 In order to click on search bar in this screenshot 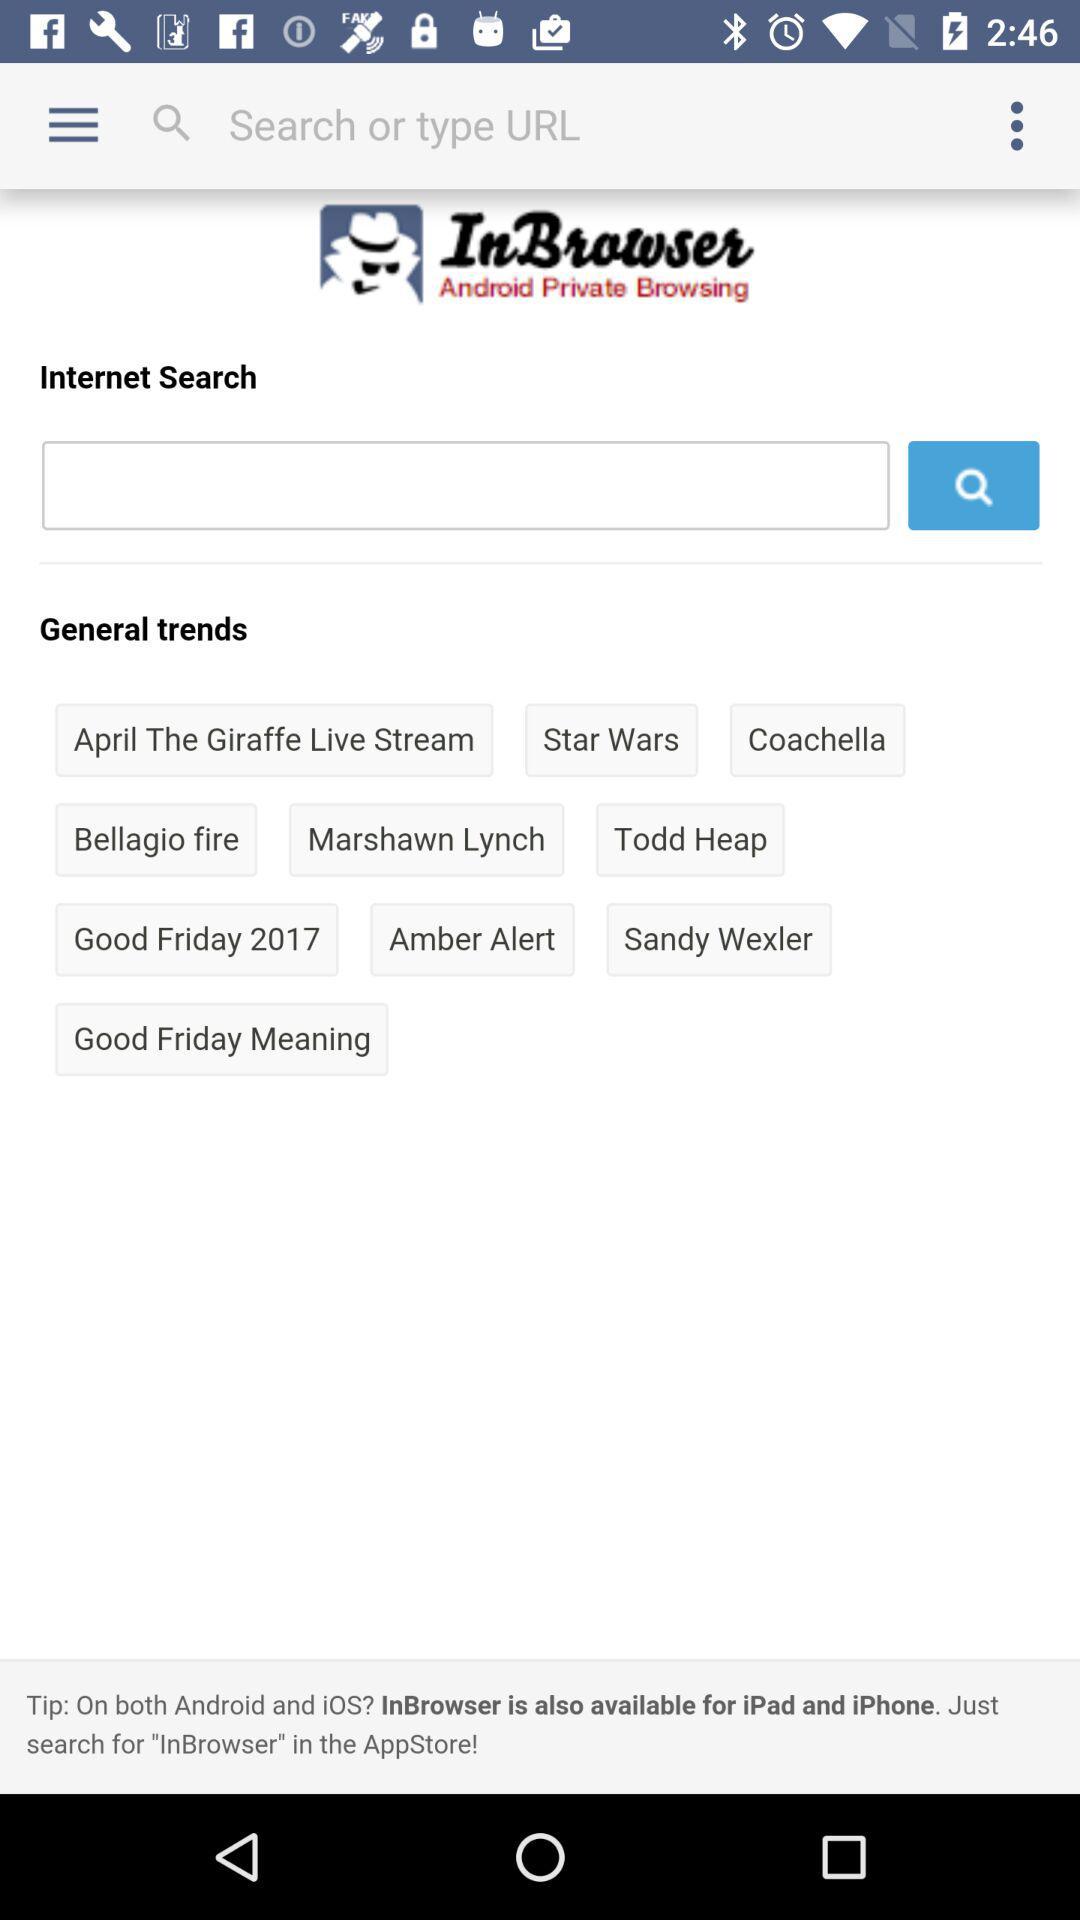, I will do `click(540, 123)`.